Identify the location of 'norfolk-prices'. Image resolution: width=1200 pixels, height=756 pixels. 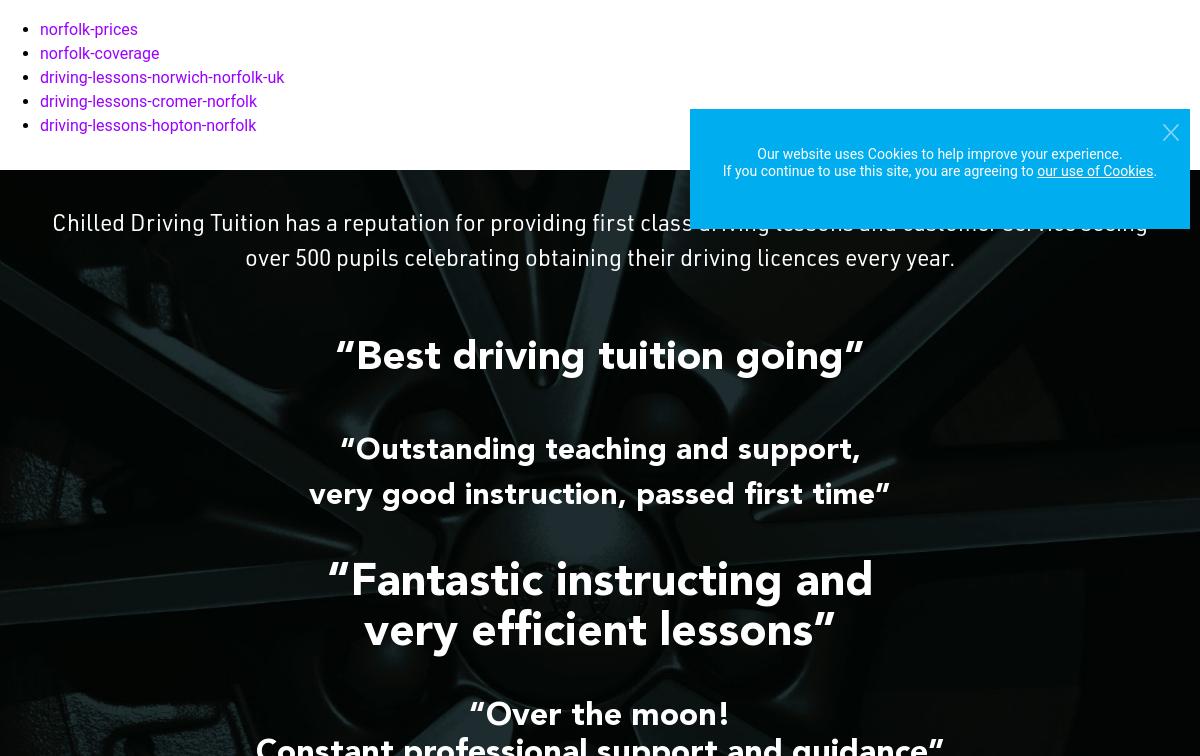
(89, 29).